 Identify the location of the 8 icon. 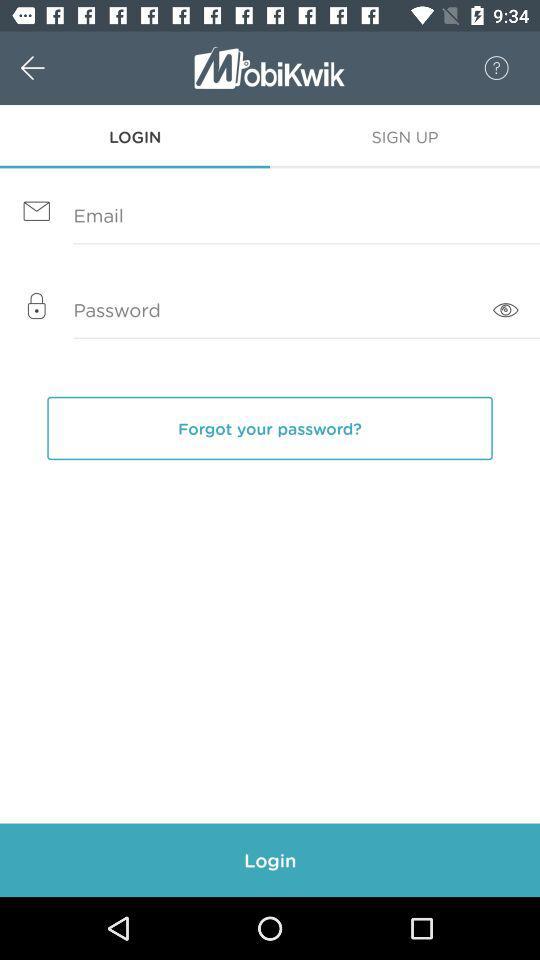
(485, 68).